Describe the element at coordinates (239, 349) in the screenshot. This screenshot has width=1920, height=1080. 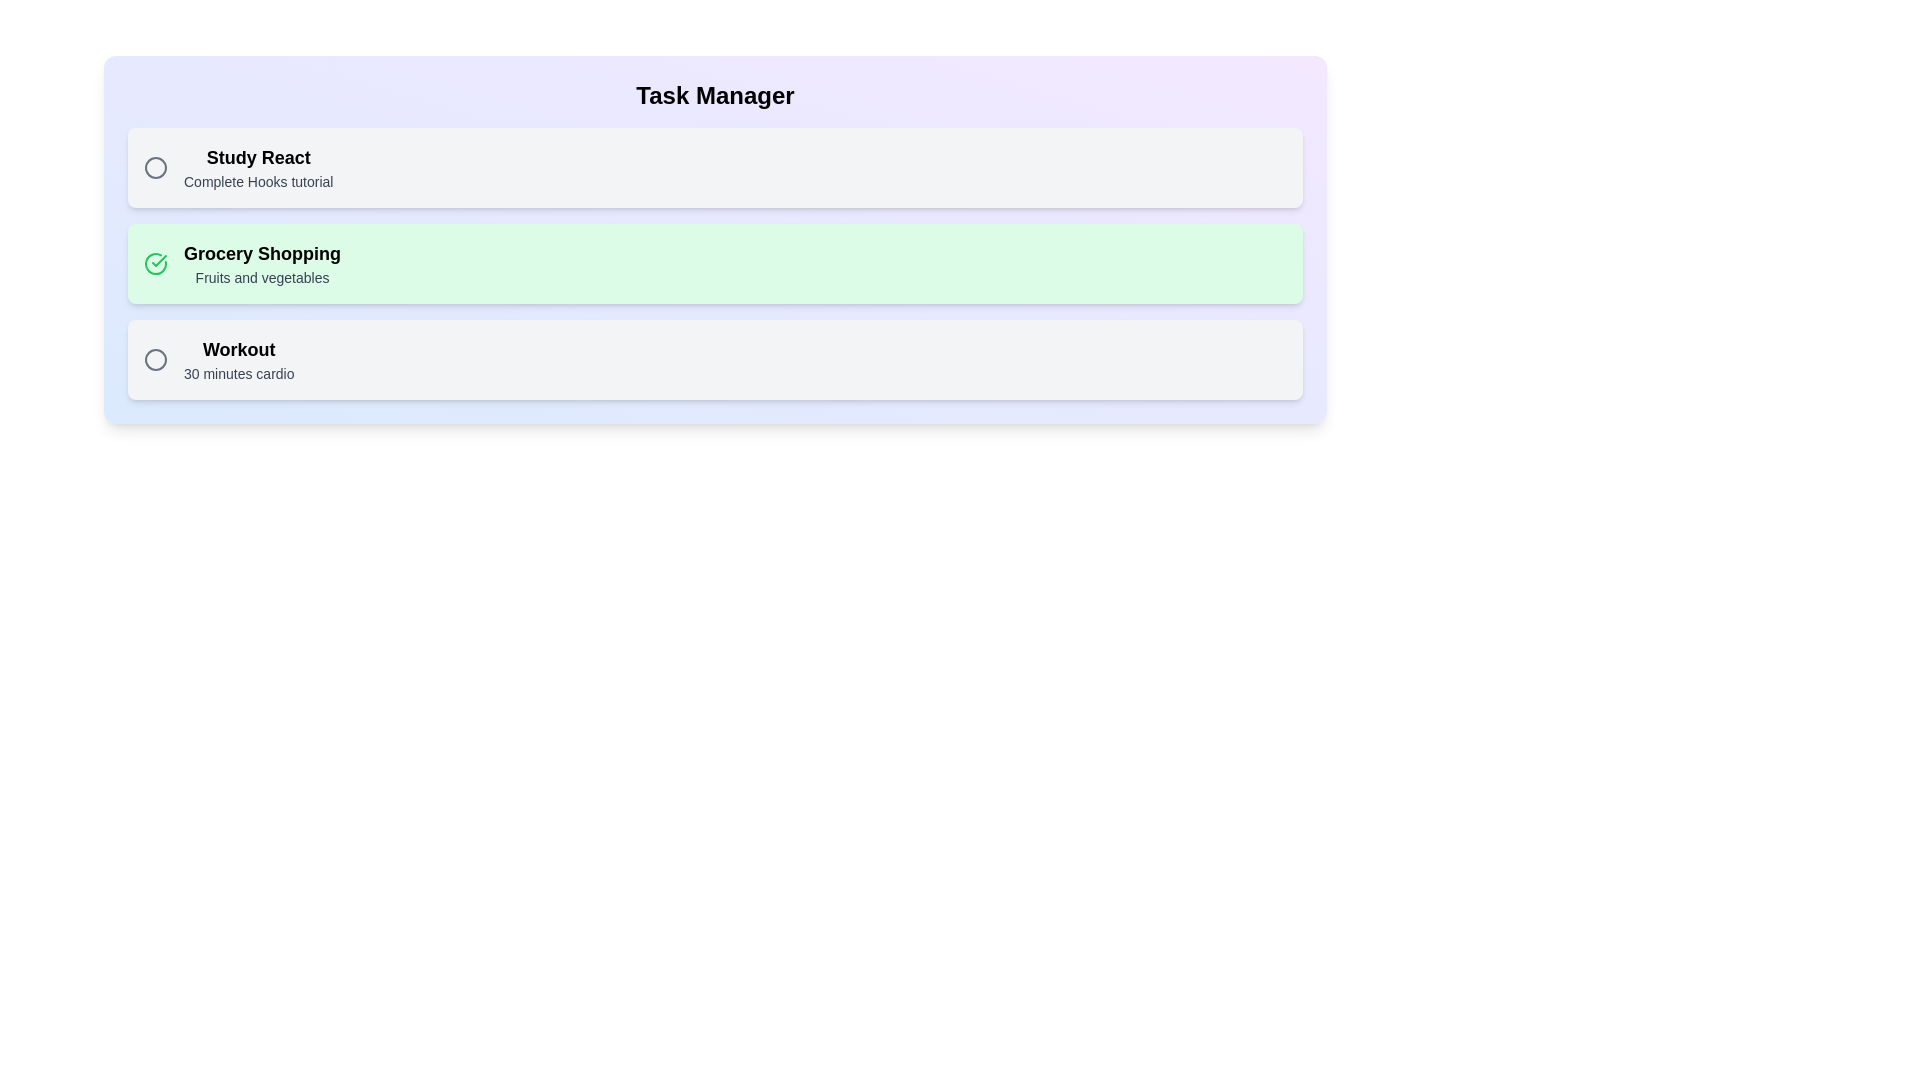
I see `text content of the header Text Label that indicates the title of the workout task, positioned above the '30 minutes cardio' description` at that location.